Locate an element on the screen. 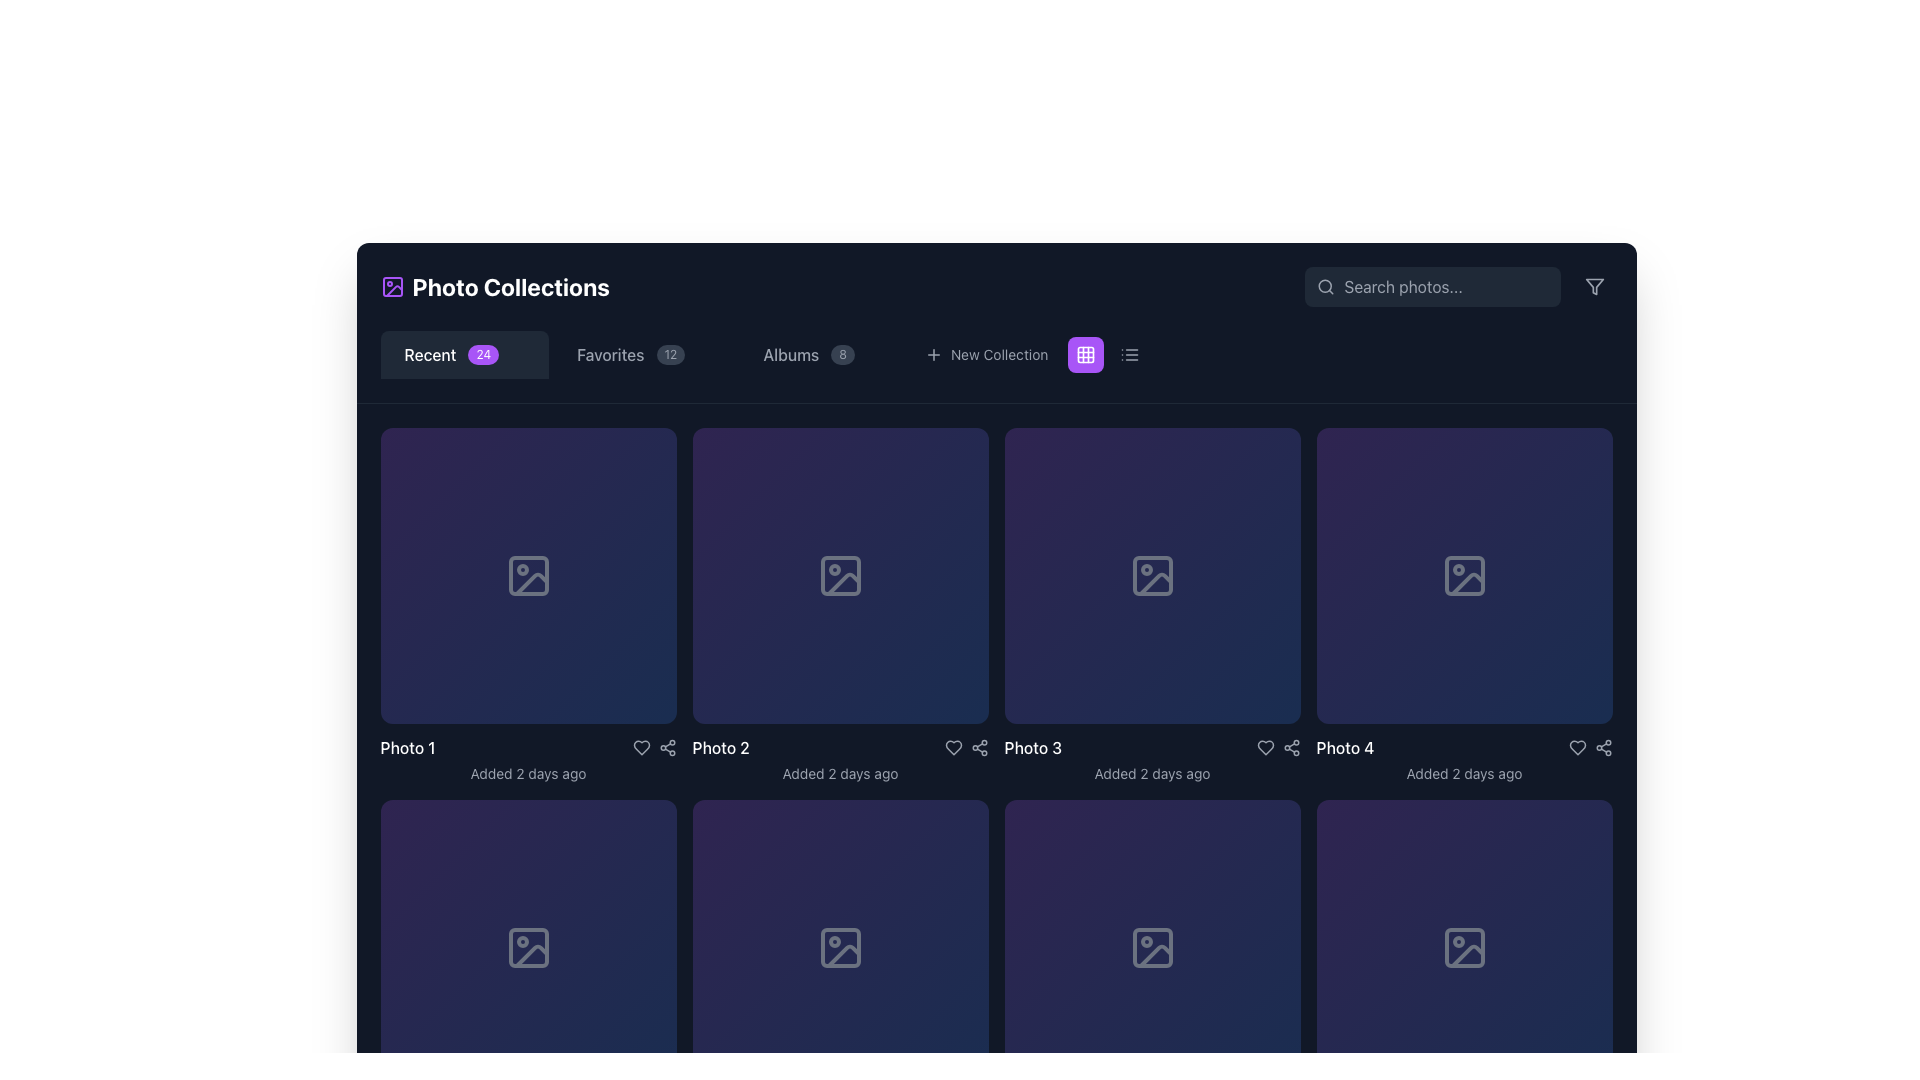 This screenshot has height=1080, width=1920. the second image placeholder in the grid, which has a gradient background and contains a muted gray image icon is located at coordinates (840, 575).